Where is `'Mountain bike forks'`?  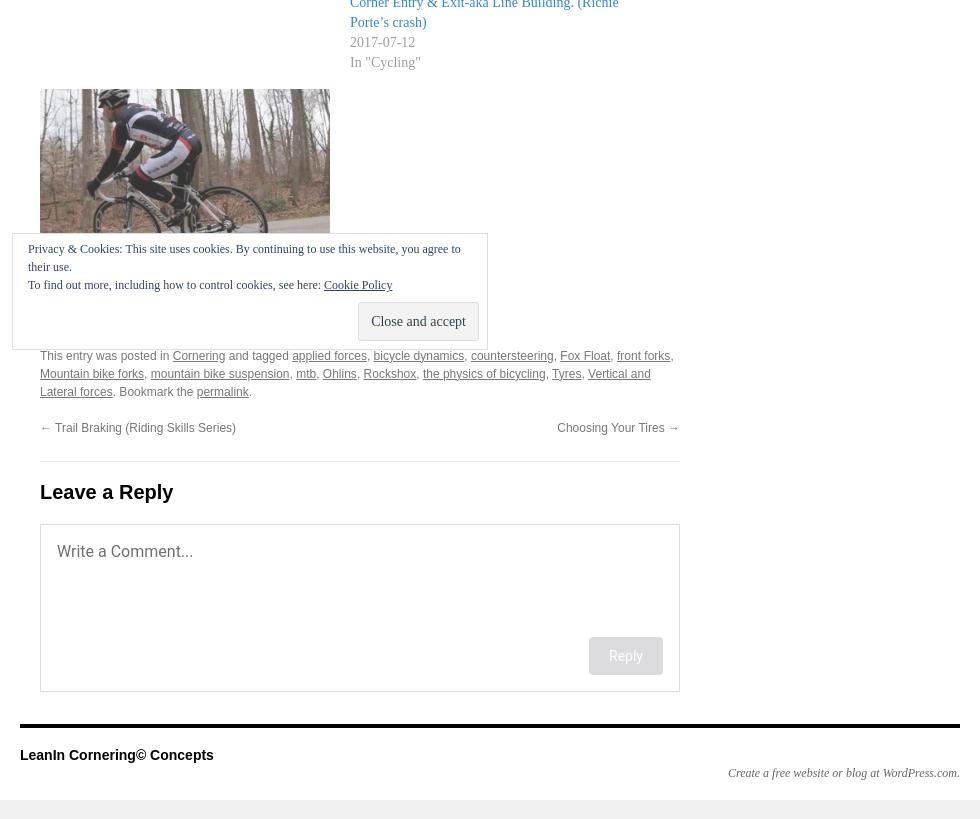
'Mountain bike forks' is located at coordinates (92, 371).